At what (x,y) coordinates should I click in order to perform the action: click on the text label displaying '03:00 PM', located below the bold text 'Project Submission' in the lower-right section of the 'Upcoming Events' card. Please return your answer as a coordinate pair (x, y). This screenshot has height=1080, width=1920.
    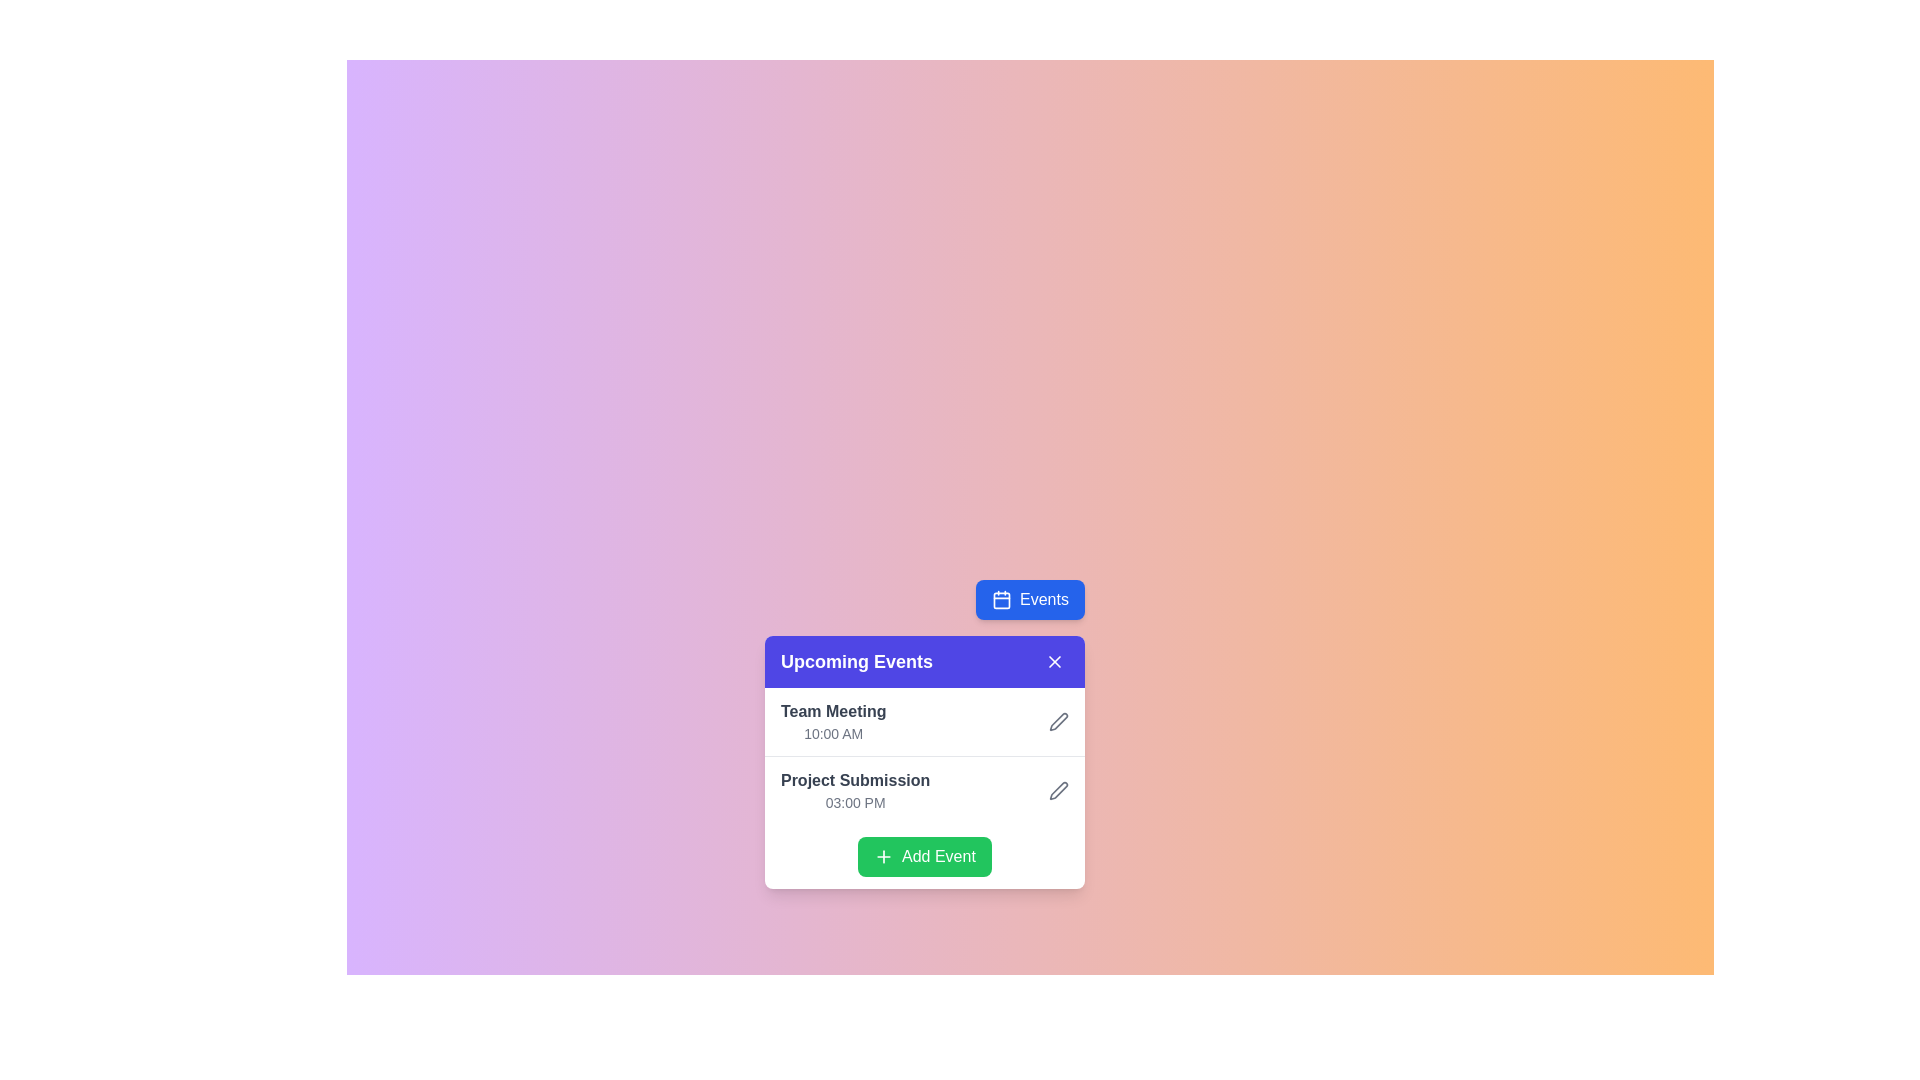
    Looking at the image, I should click on (855, 801).